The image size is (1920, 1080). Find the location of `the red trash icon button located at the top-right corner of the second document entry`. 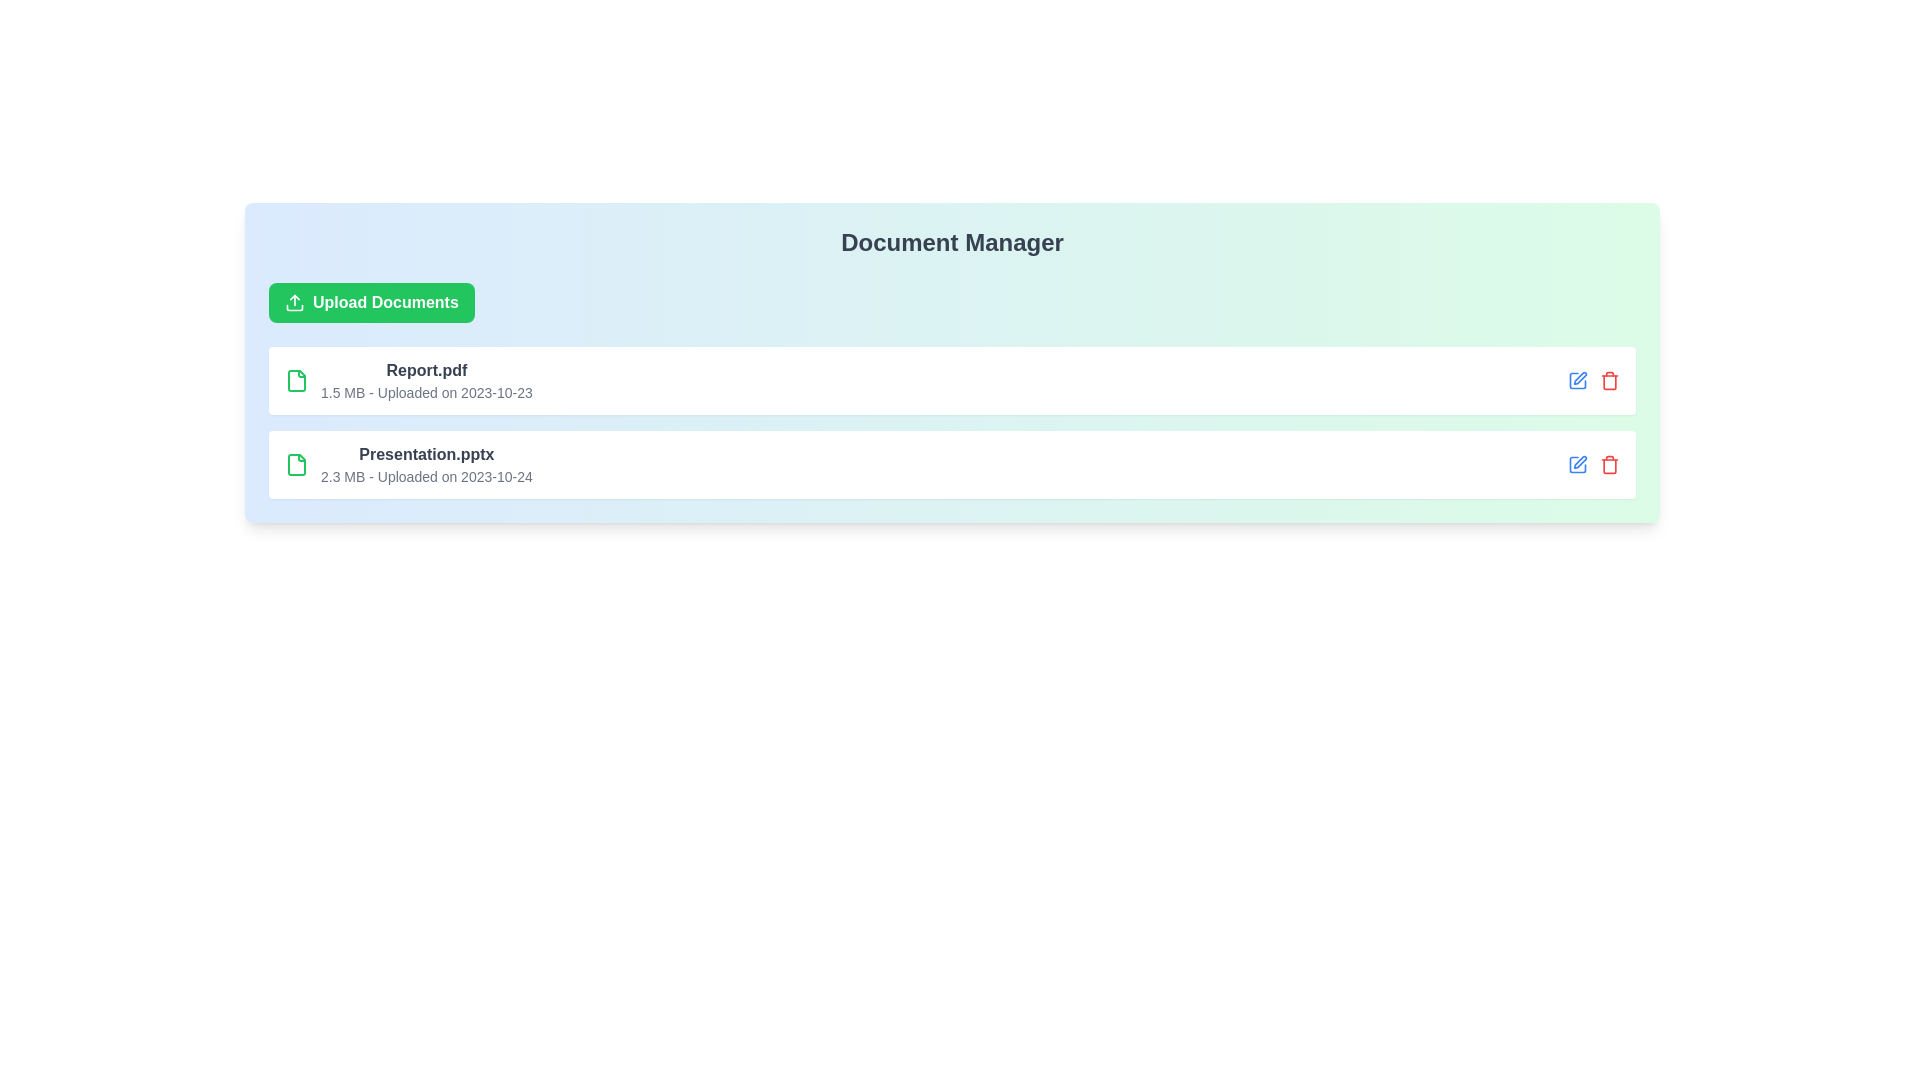

the red trash icon button located at the top-right corner of the second document entry is located at coordinates (1609, 465).